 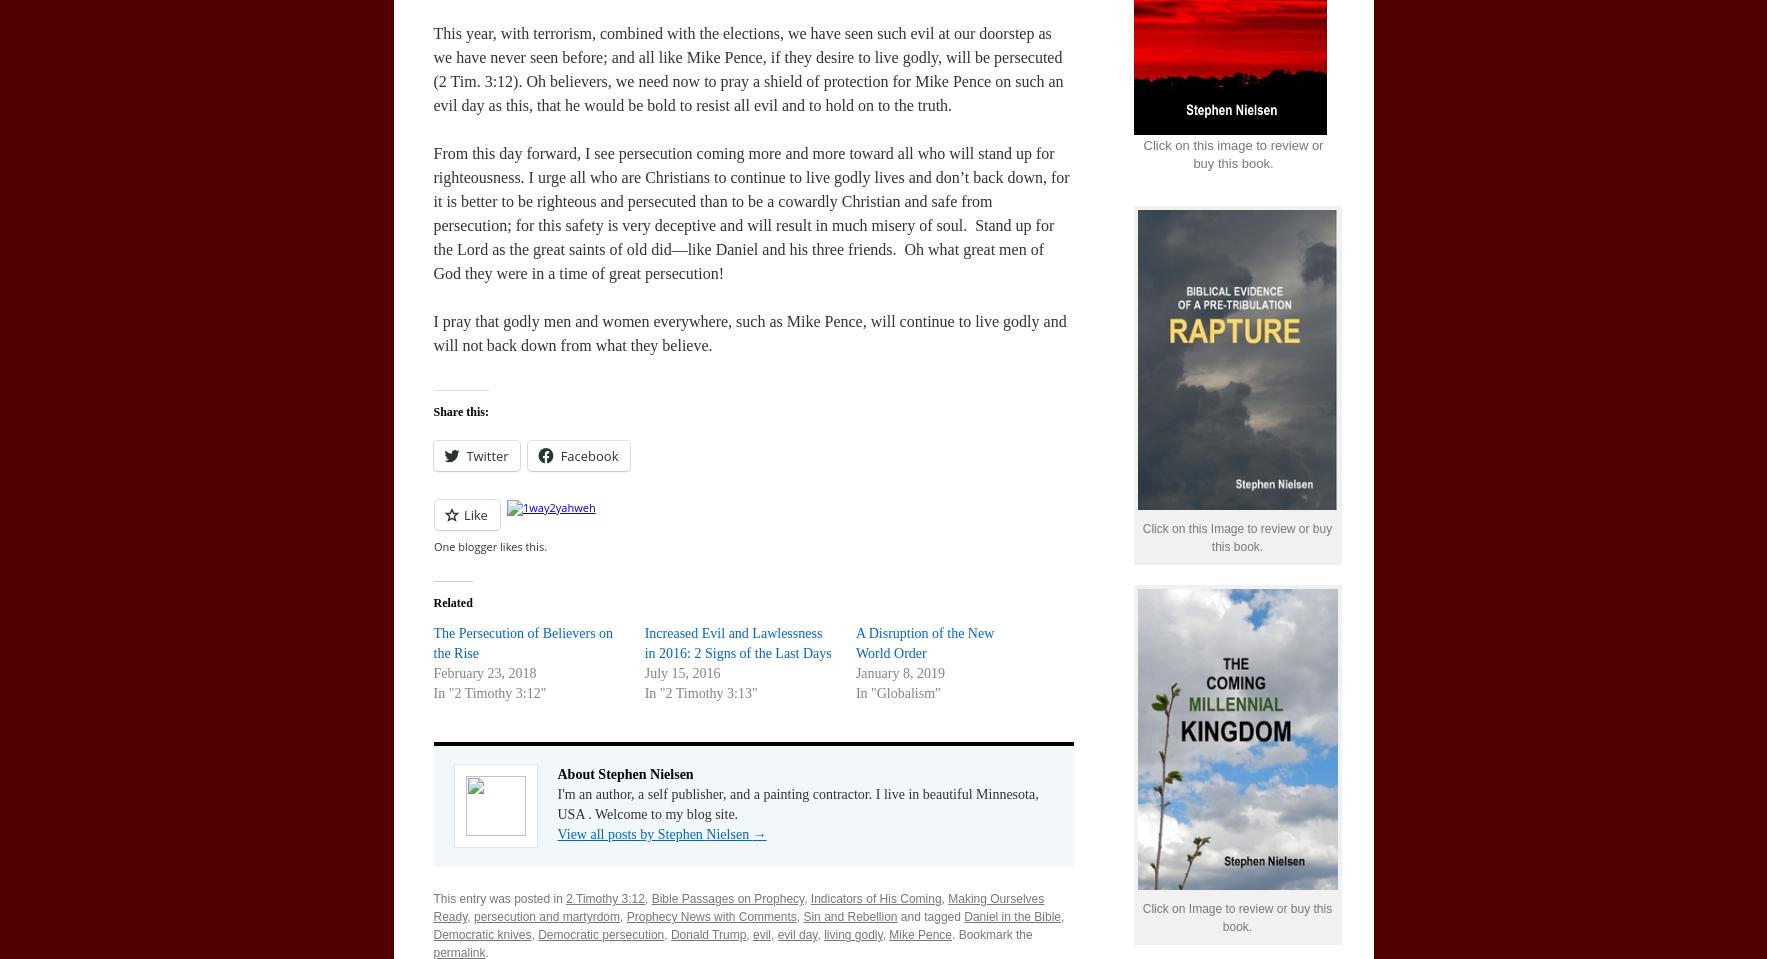 I want to click on '2 Timothy 3:12', so click(x=604, y=898).